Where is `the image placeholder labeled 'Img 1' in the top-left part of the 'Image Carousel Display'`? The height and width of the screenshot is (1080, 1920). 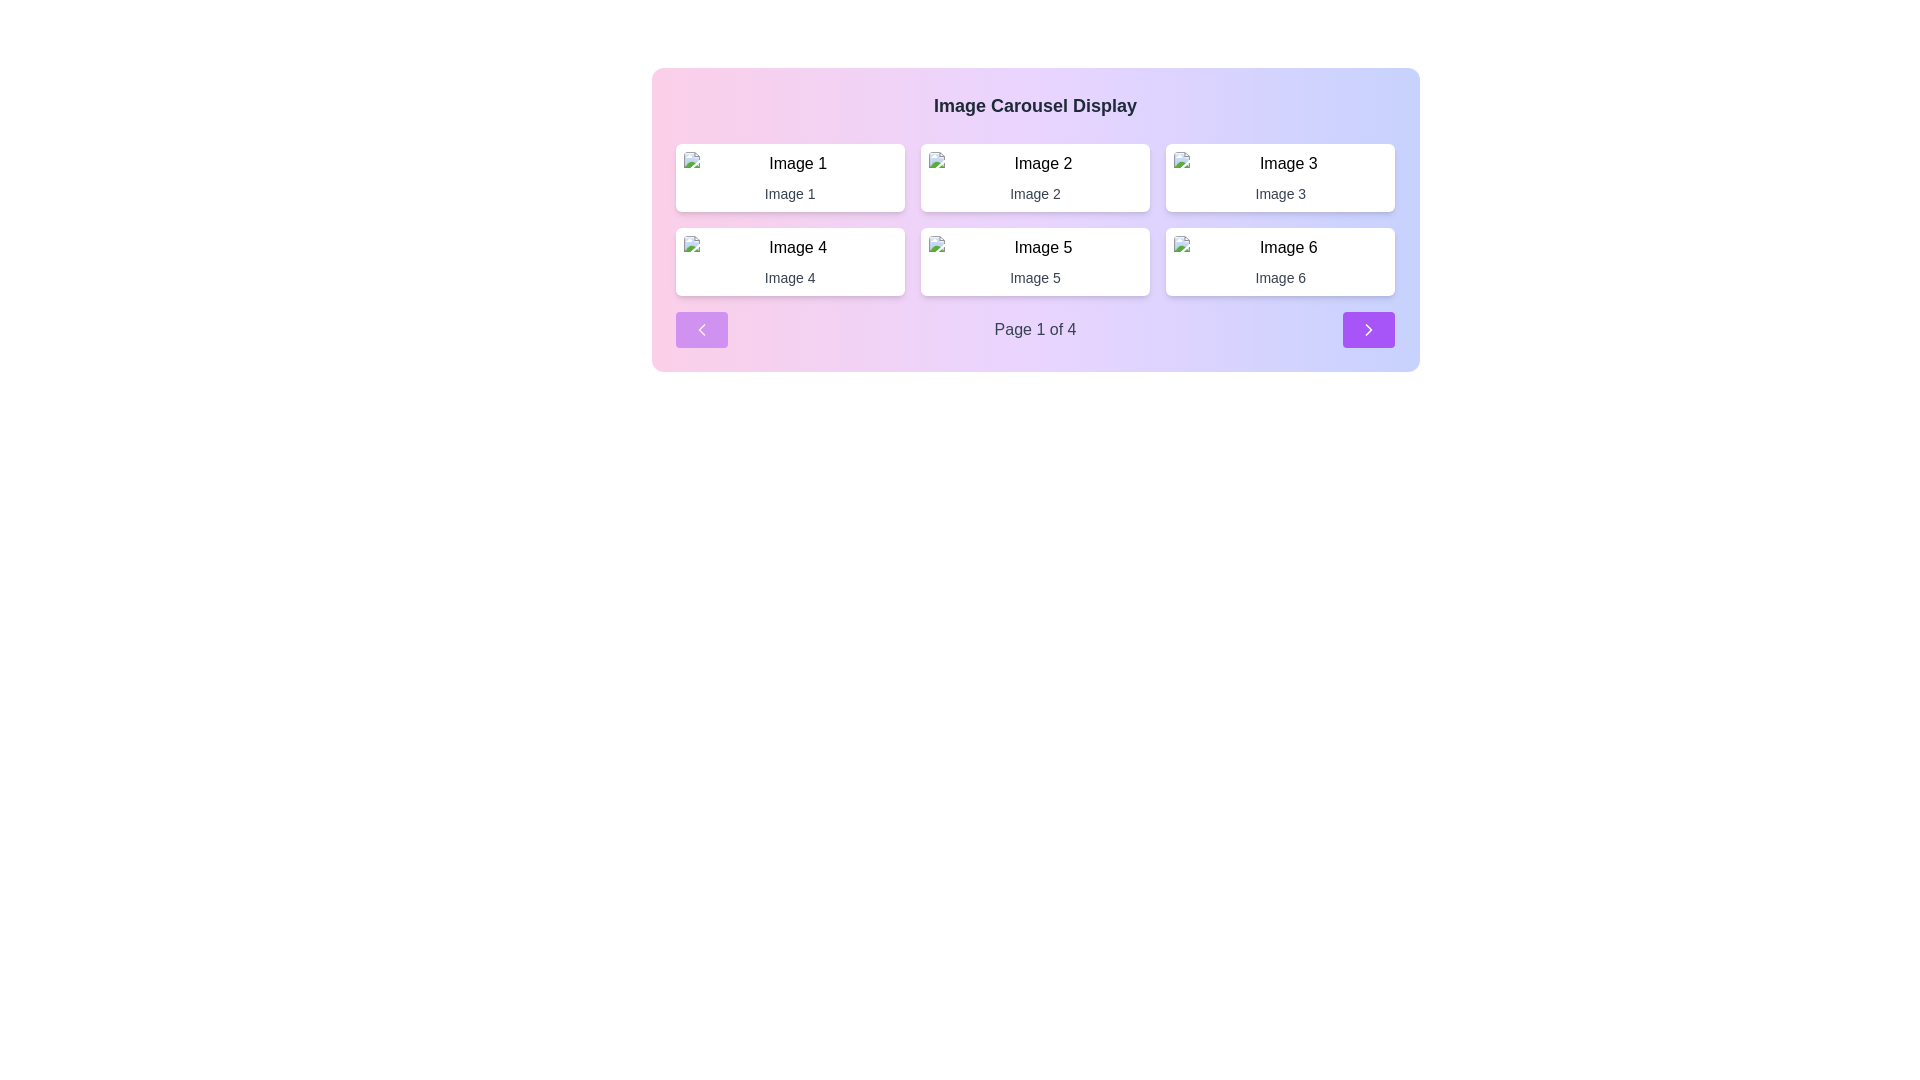
the image placeholder labeled 'Img 1' in the top-left part of the 'Image Carousel Display' is located at coordinates (789, 163).